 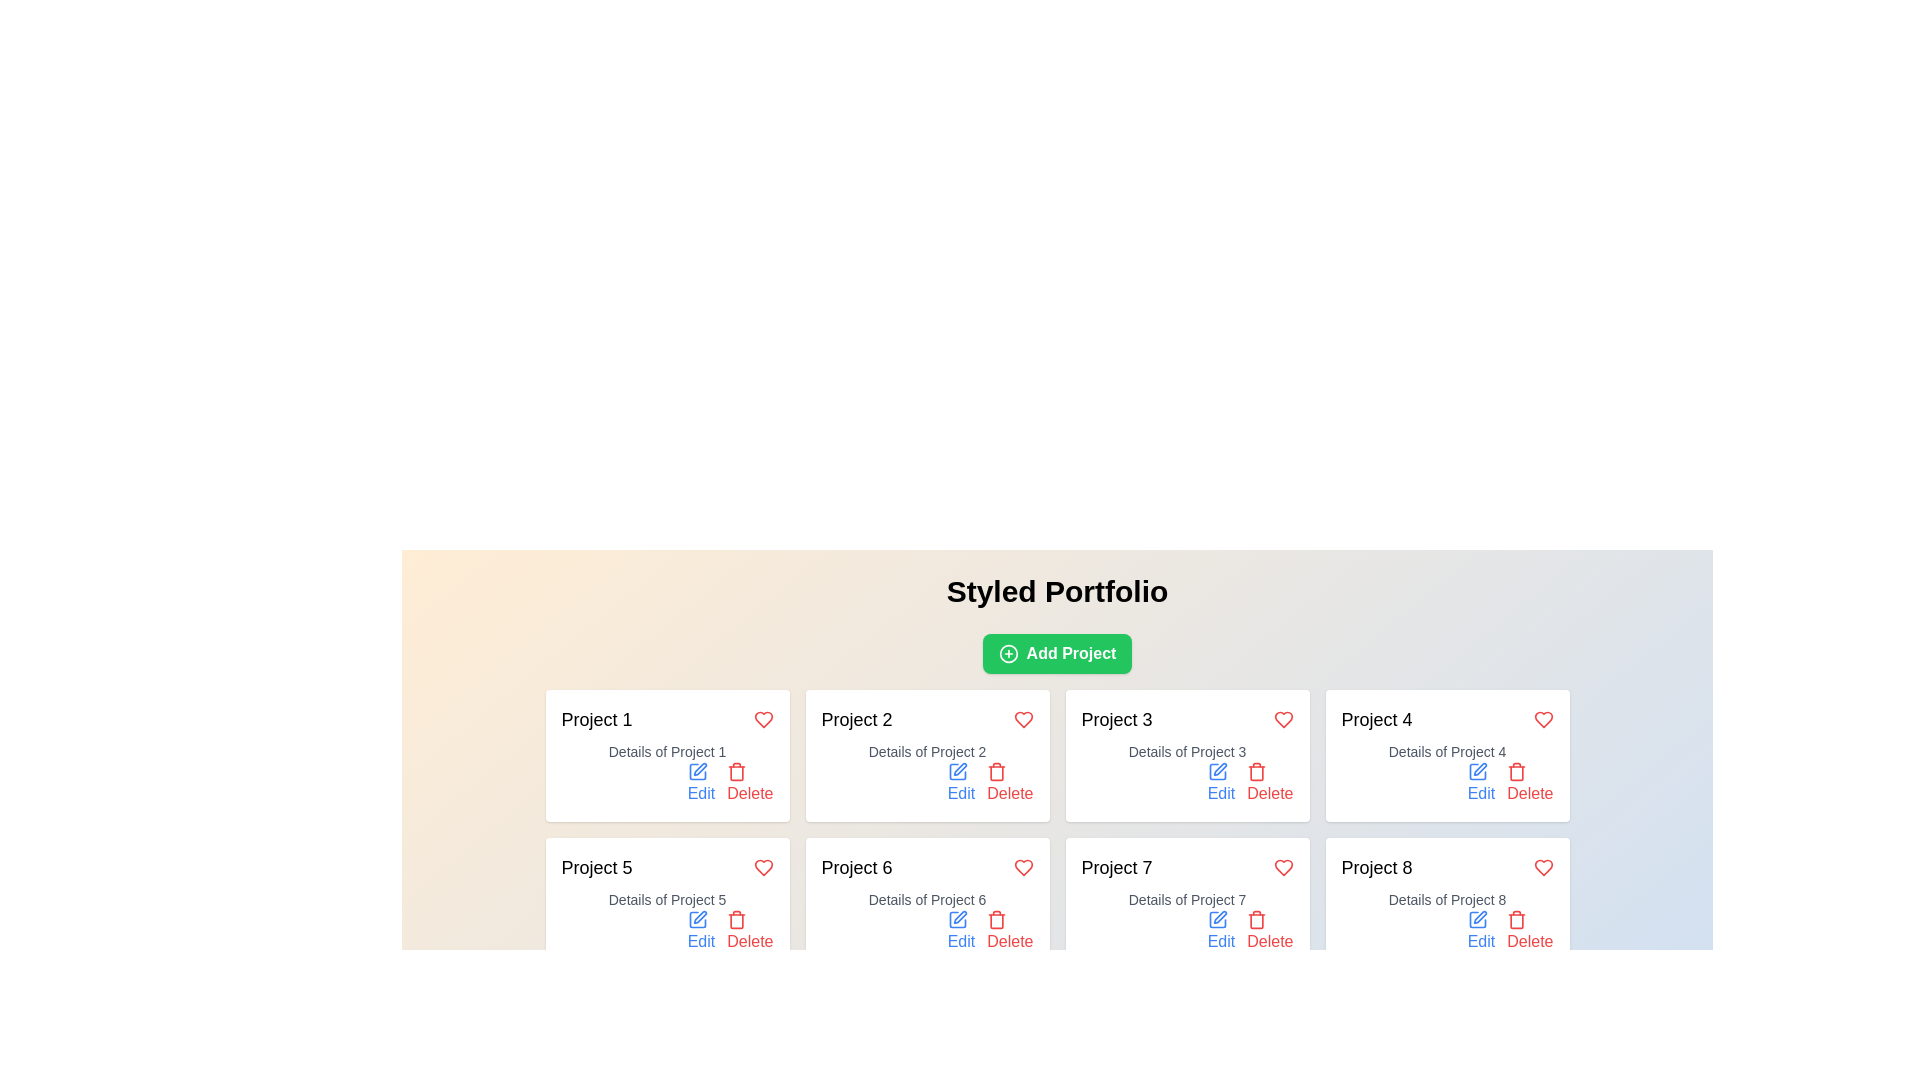 I want to click on the edit action icon located in the third card of the first row, positioned above the 'Edit' text, so click(x=1219, y=768).